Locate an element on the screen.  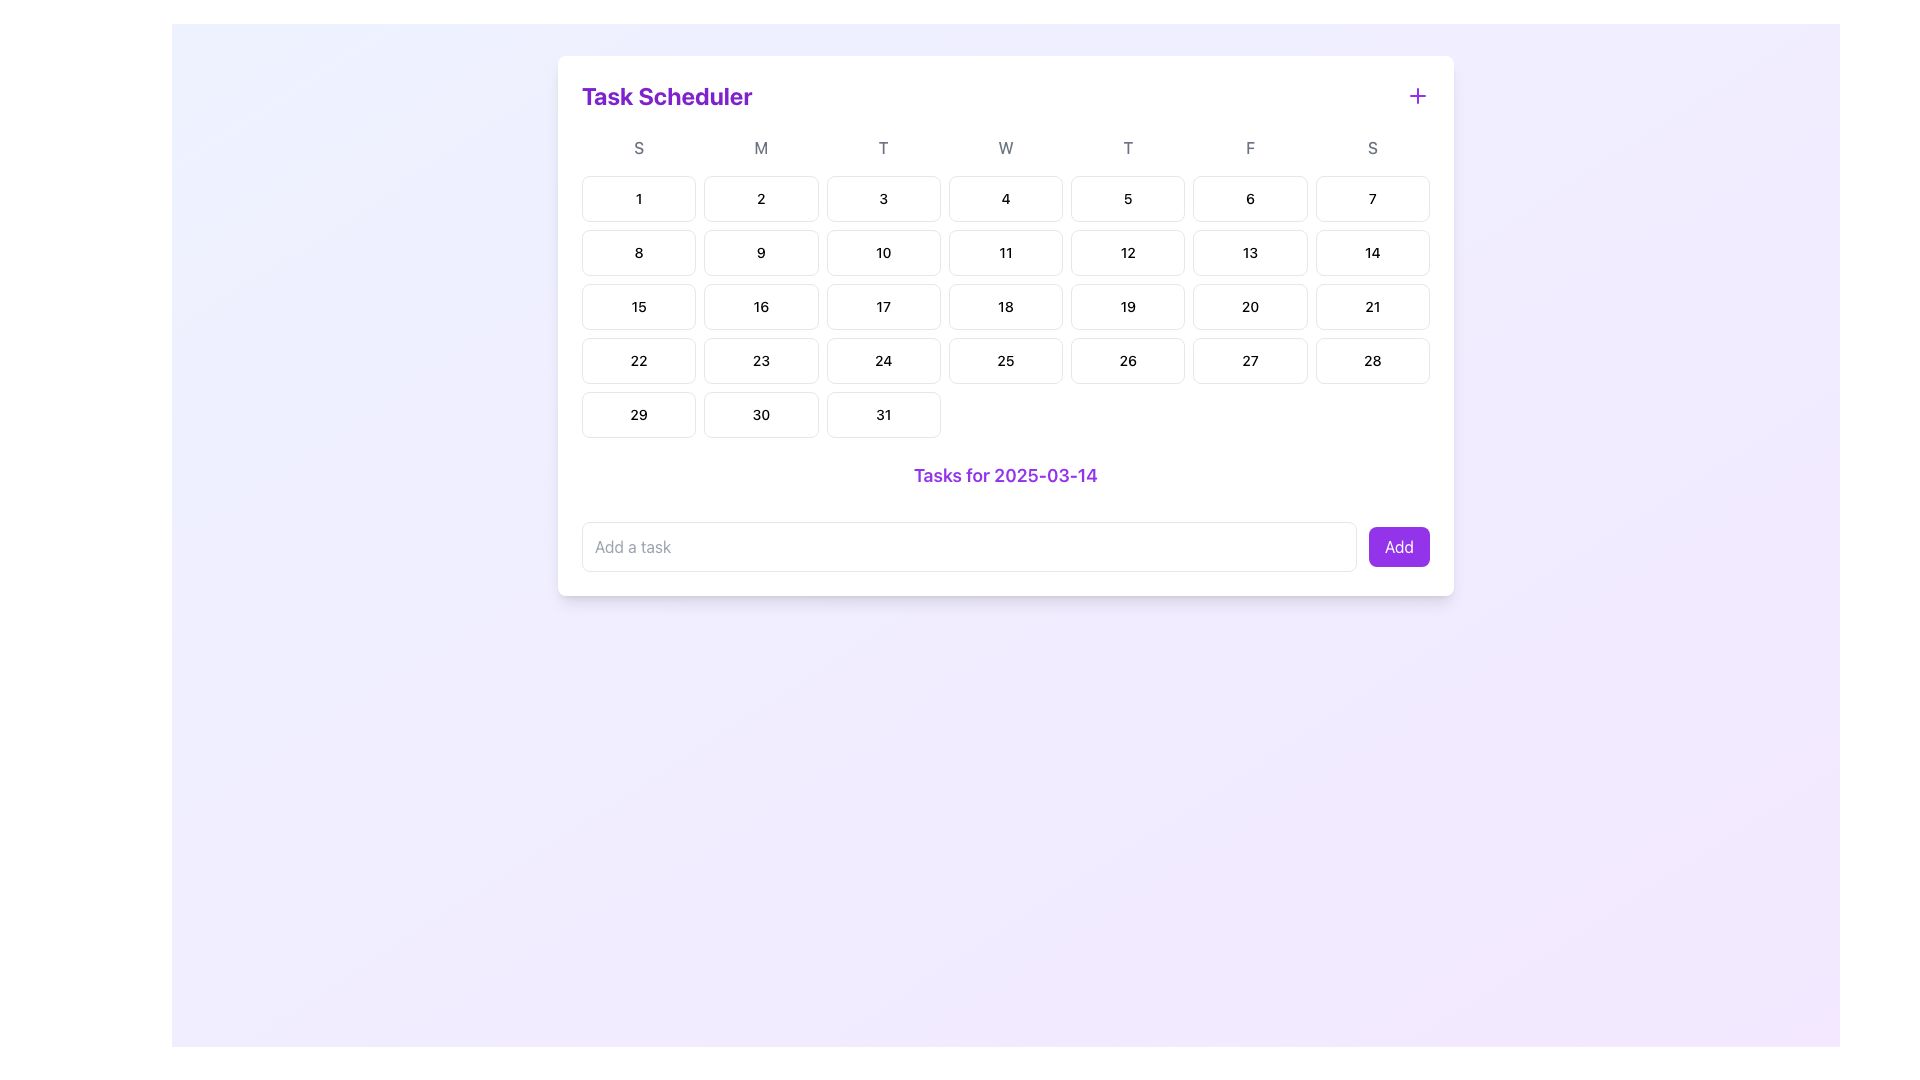
the rectangular button with rounded corners and the text '11' located in the second row, fourth column of the calendar grid is located at coordinates (1006, 252).